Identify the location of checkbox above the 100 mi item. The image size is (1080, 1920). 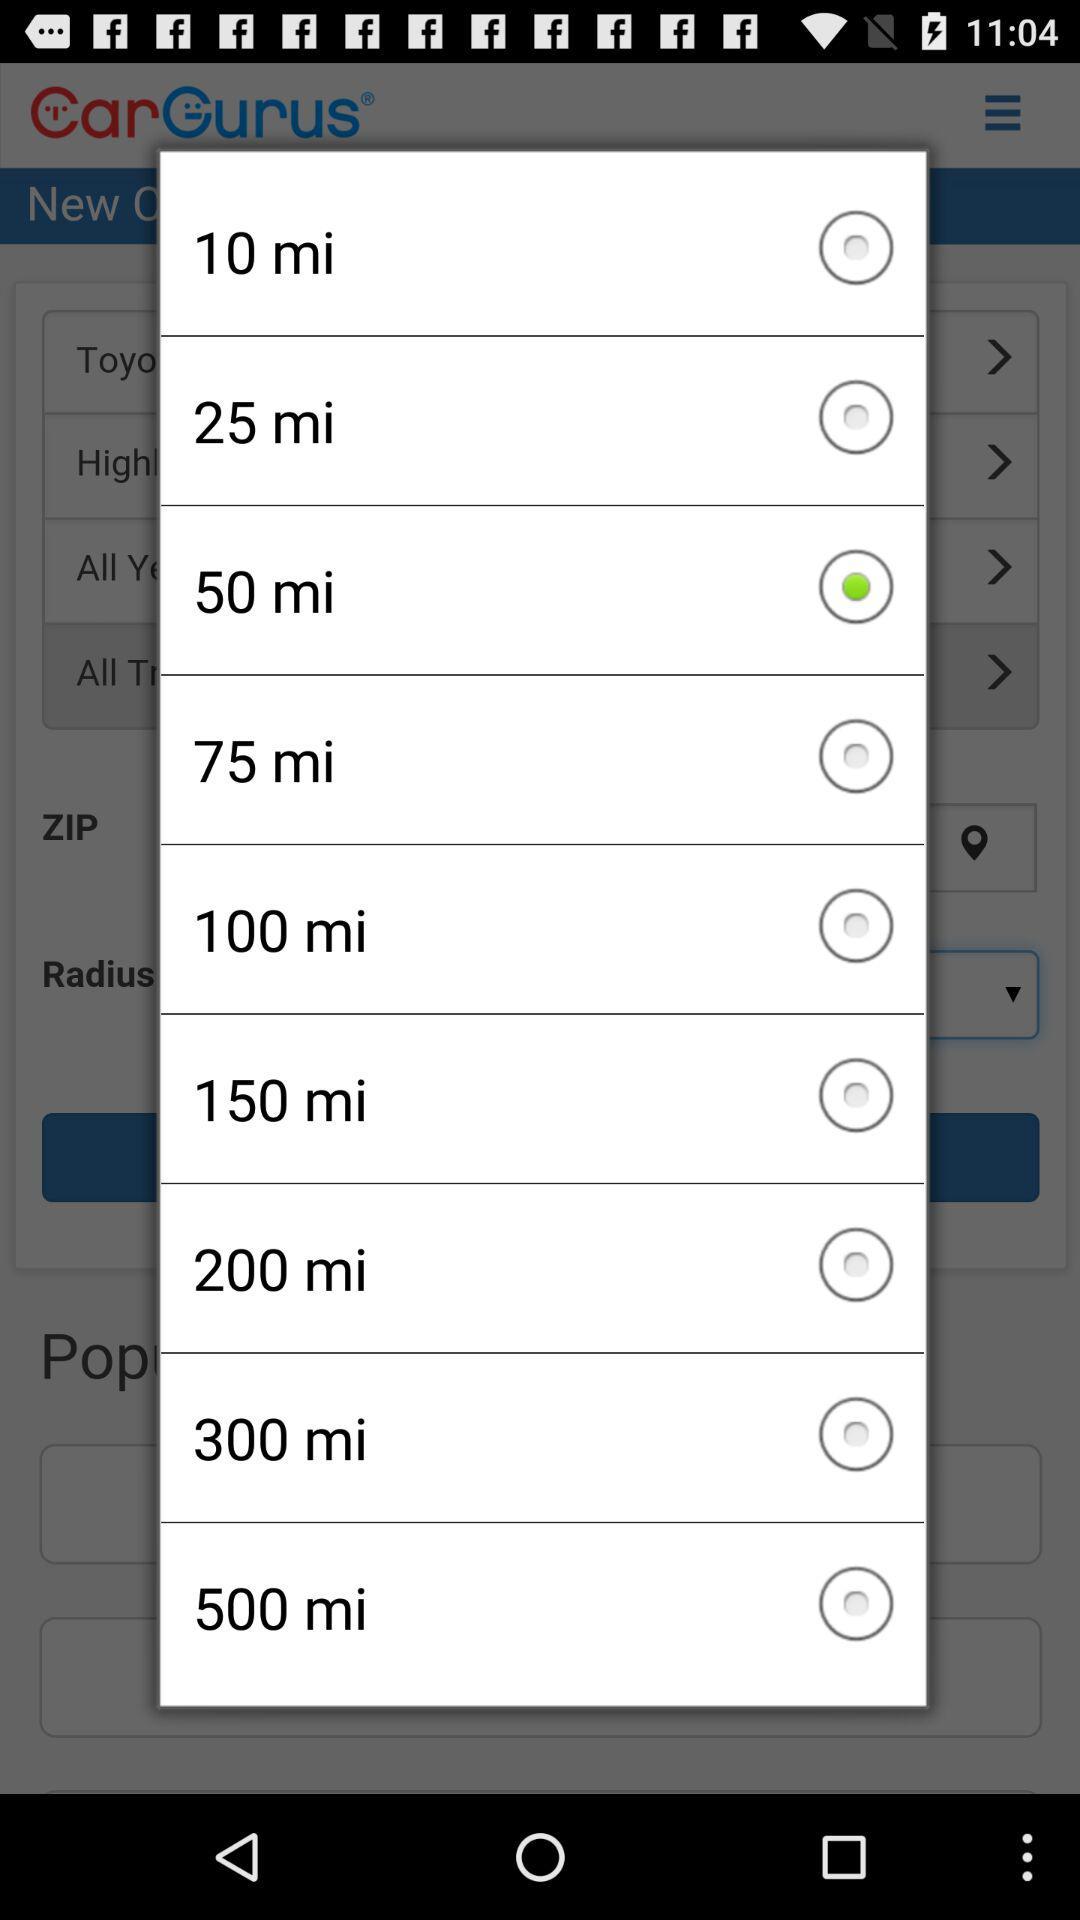
(542, 758).